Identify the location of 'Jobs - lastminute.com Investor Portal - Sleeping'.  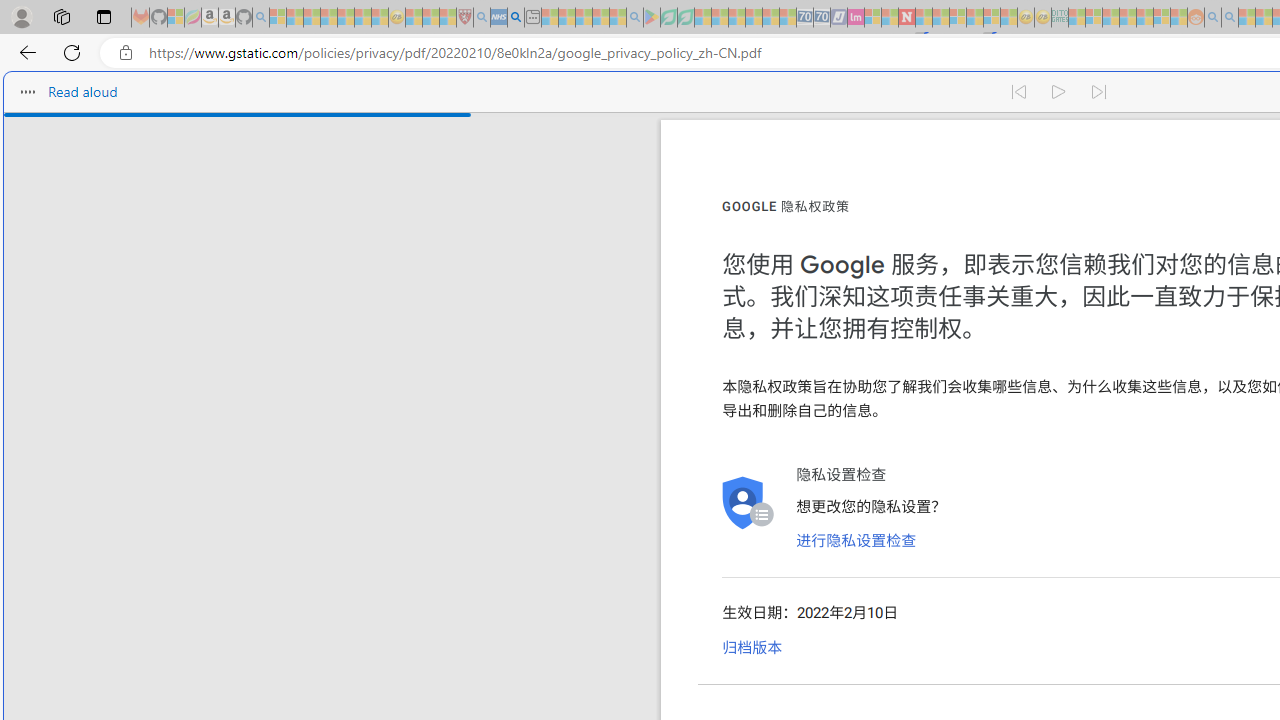
(855, 17).